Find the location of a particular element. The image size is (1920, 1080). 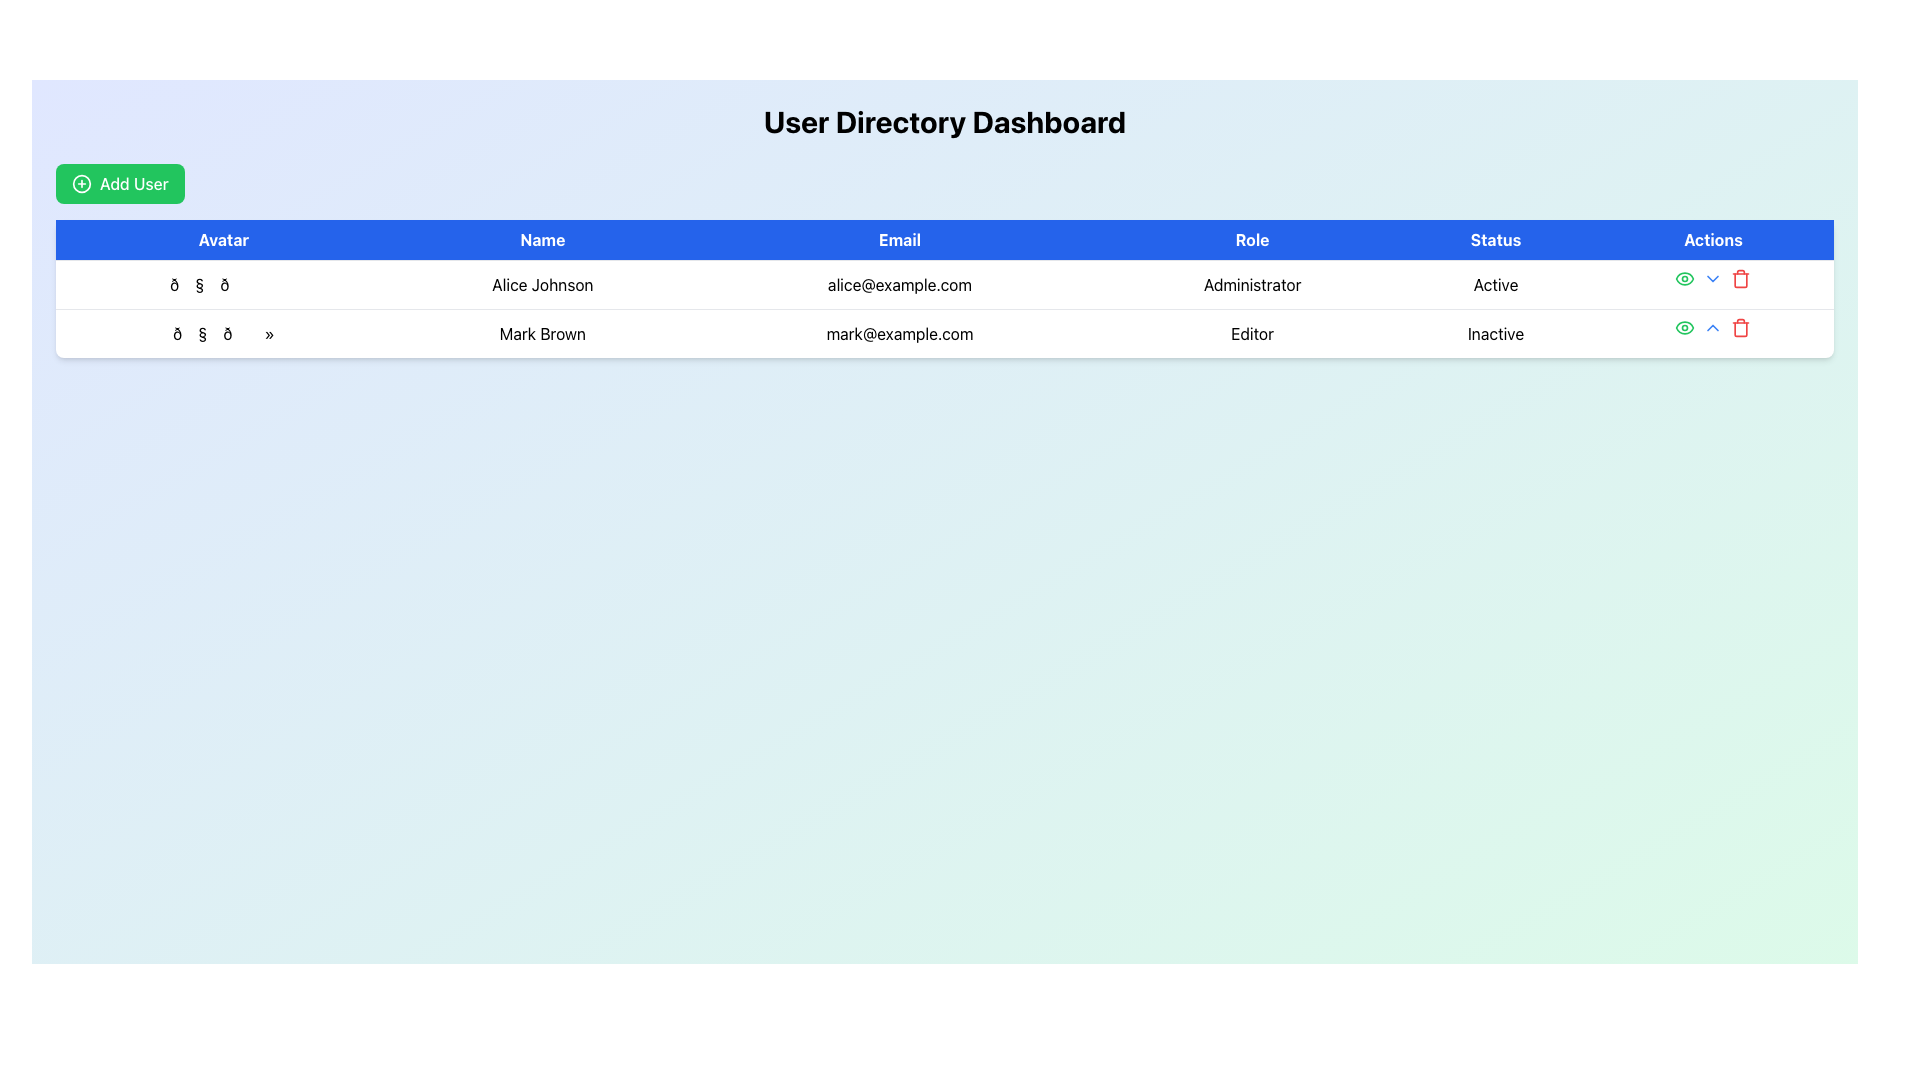

the eye icon button representing the action for user 'Alice Johnson' in the 'Actions' column is located at coordinates (1683, 278).